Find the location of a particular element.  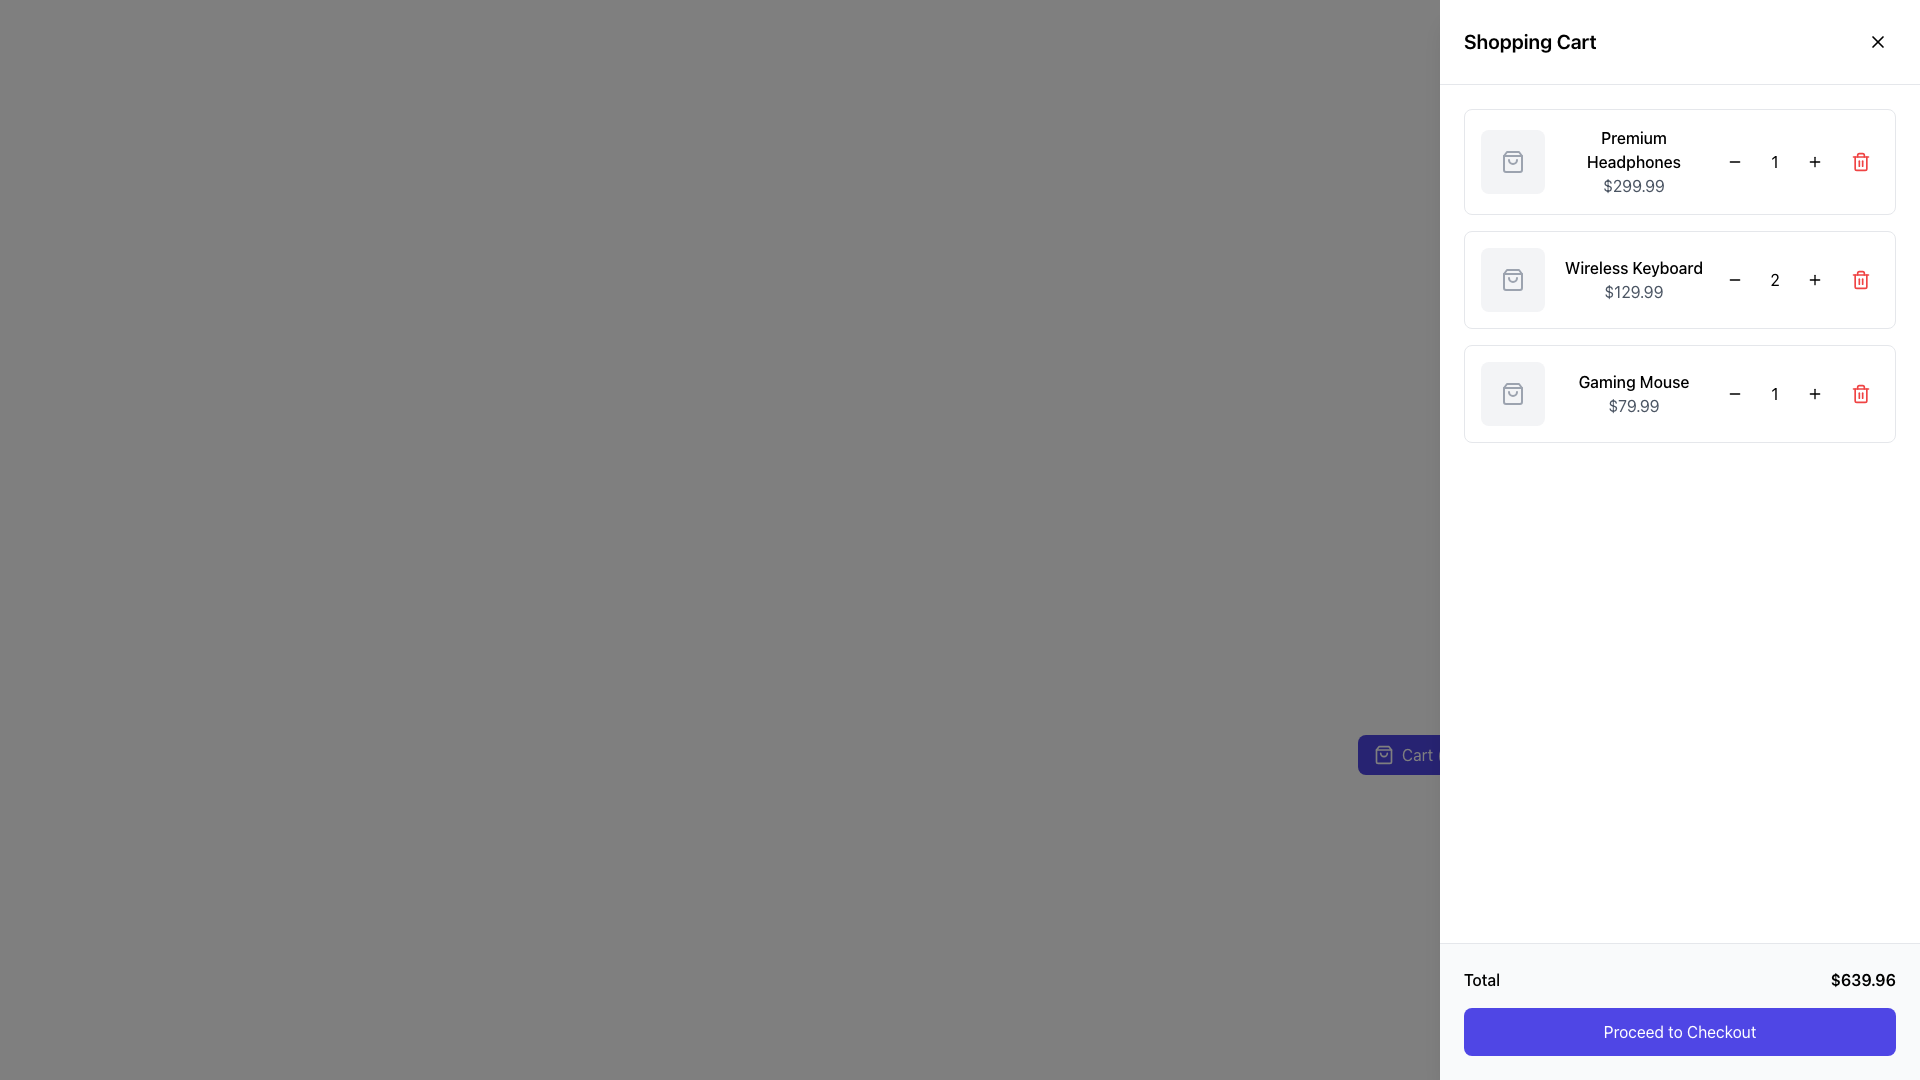

the shopping cart icon located in the bottom-left corner of the shopping cart sidebar is located at coordinates (1382, 755).